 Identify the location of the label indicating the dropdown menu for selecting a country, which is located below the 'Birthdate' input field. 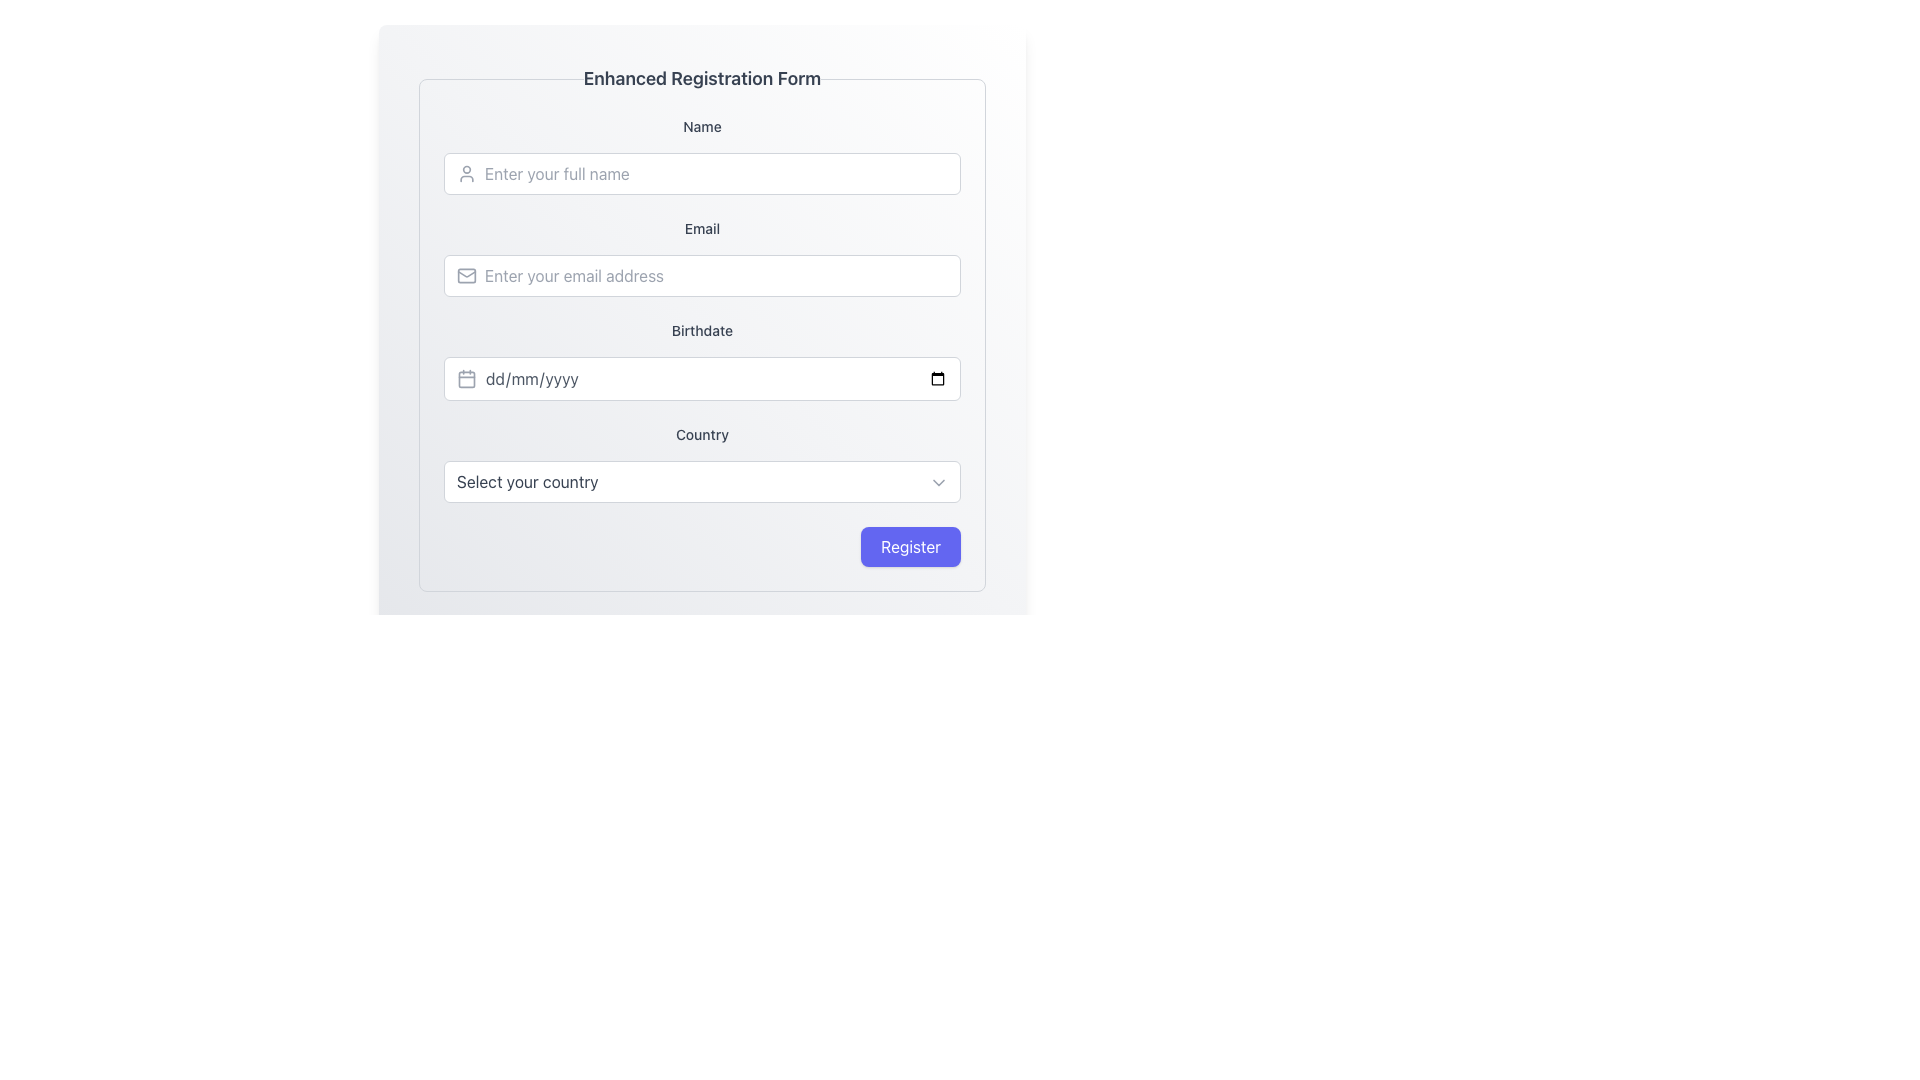
(702, 434).